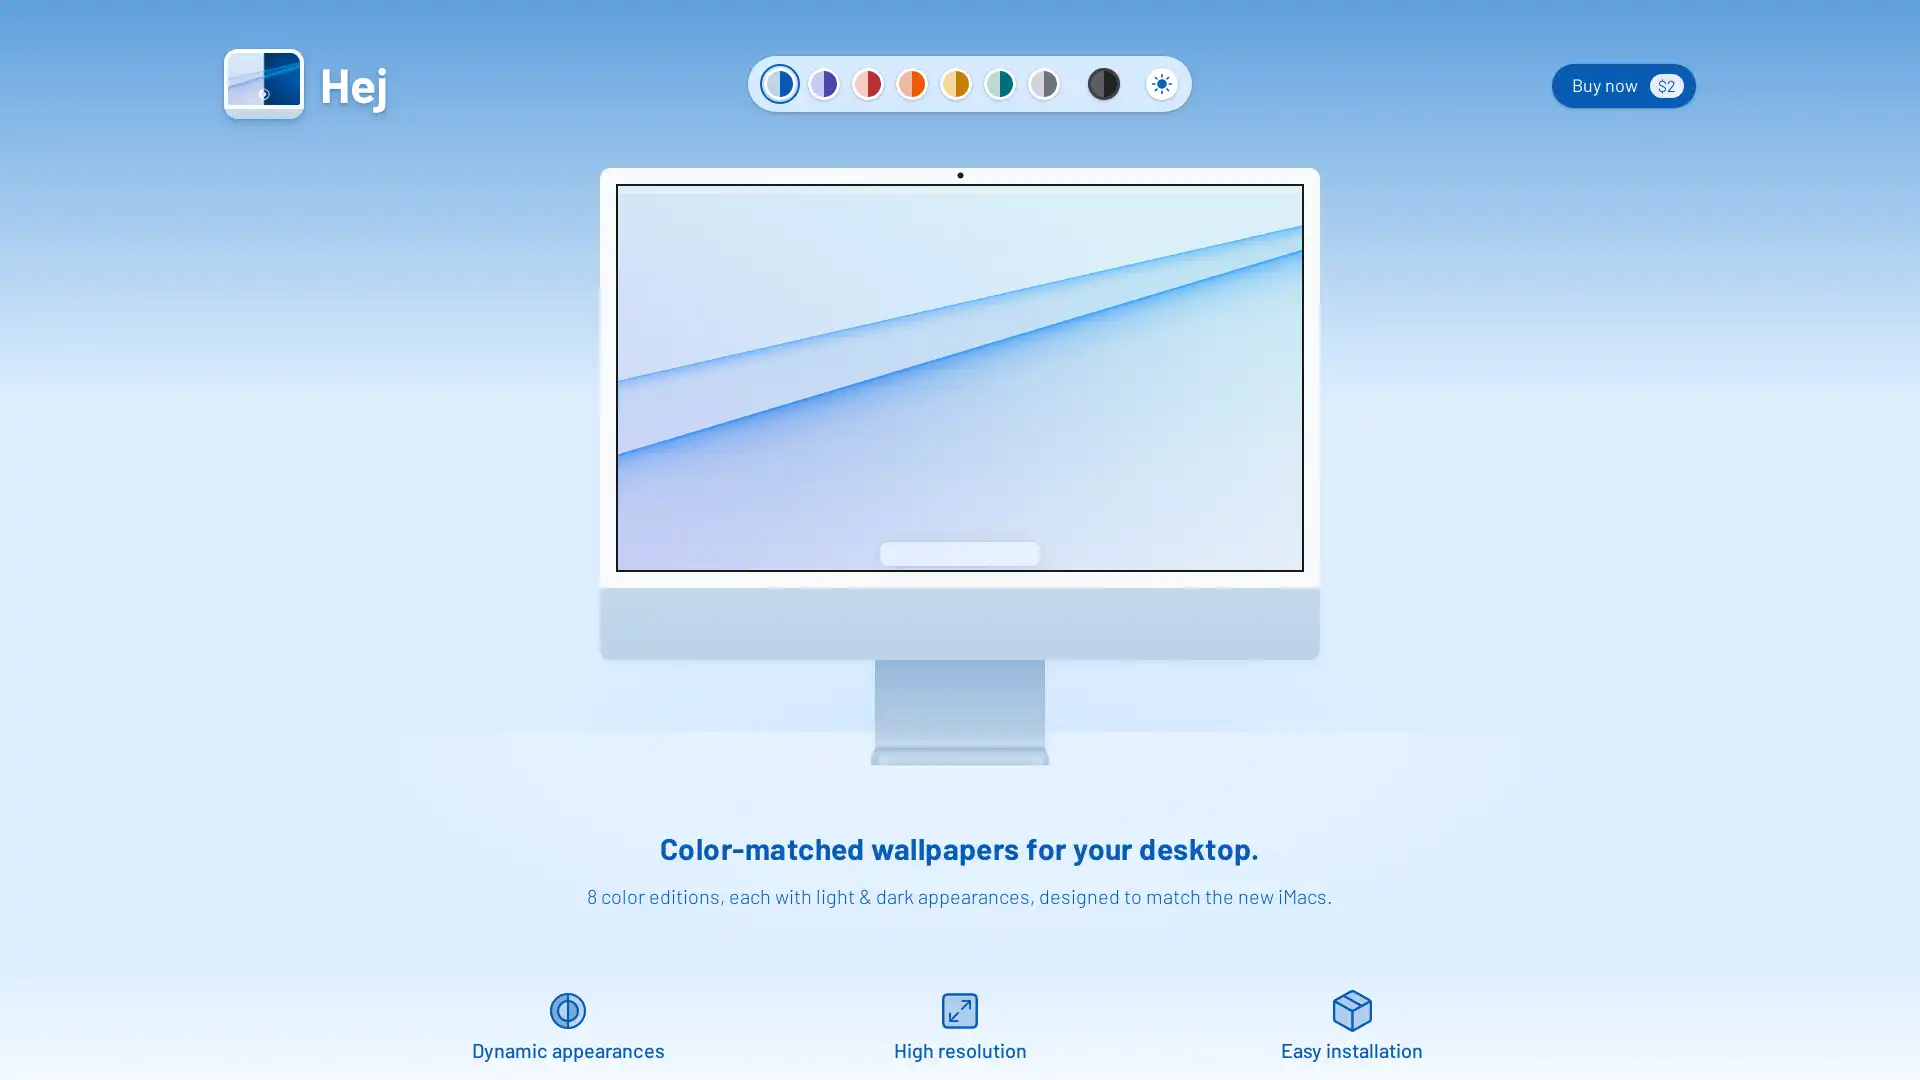 This screenshot has width=1920, height=1080. I want to click on Set theme to silver, so click(1042, 83).